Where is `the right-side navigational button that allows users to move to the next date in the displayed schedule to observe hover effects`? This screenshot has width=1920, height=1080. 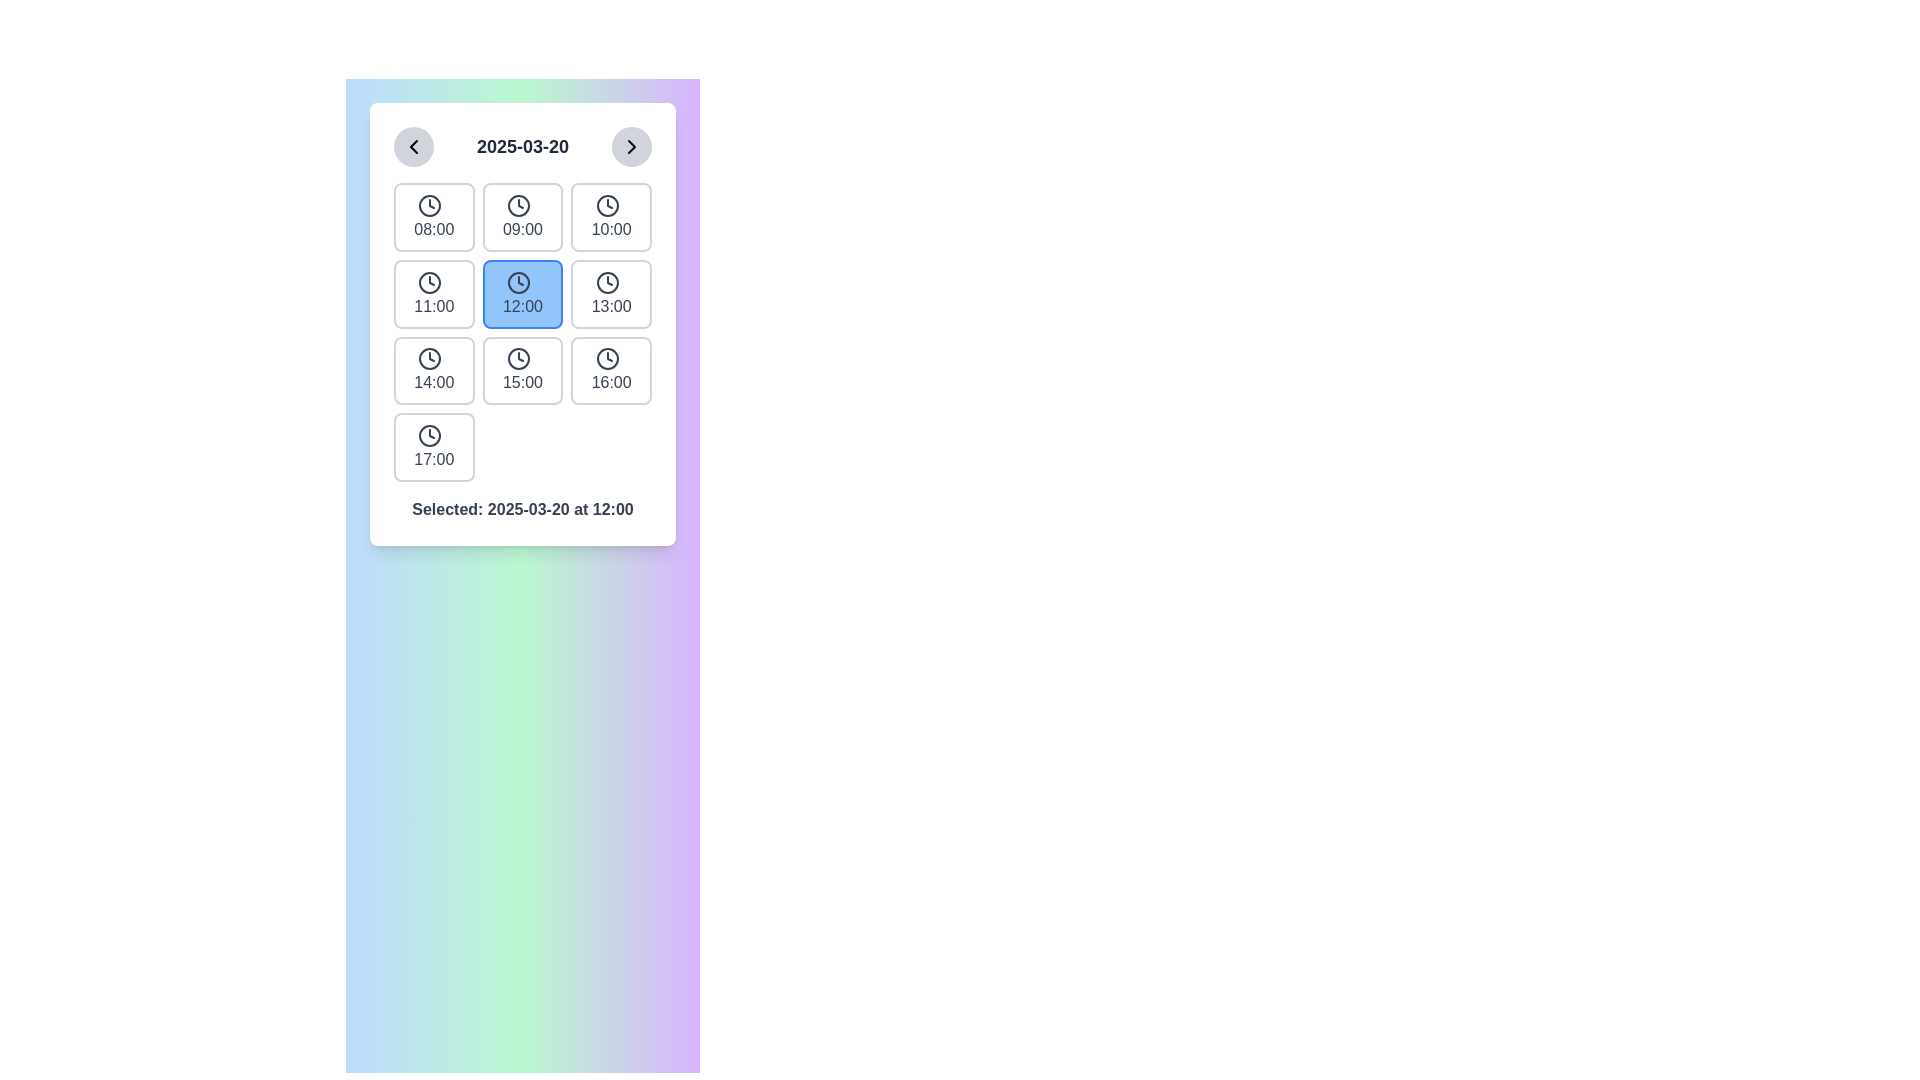 the right-side navigational button that allows users to move to the next date in the displayed schedule to observe hover effects is located at coordinates (631, 145).